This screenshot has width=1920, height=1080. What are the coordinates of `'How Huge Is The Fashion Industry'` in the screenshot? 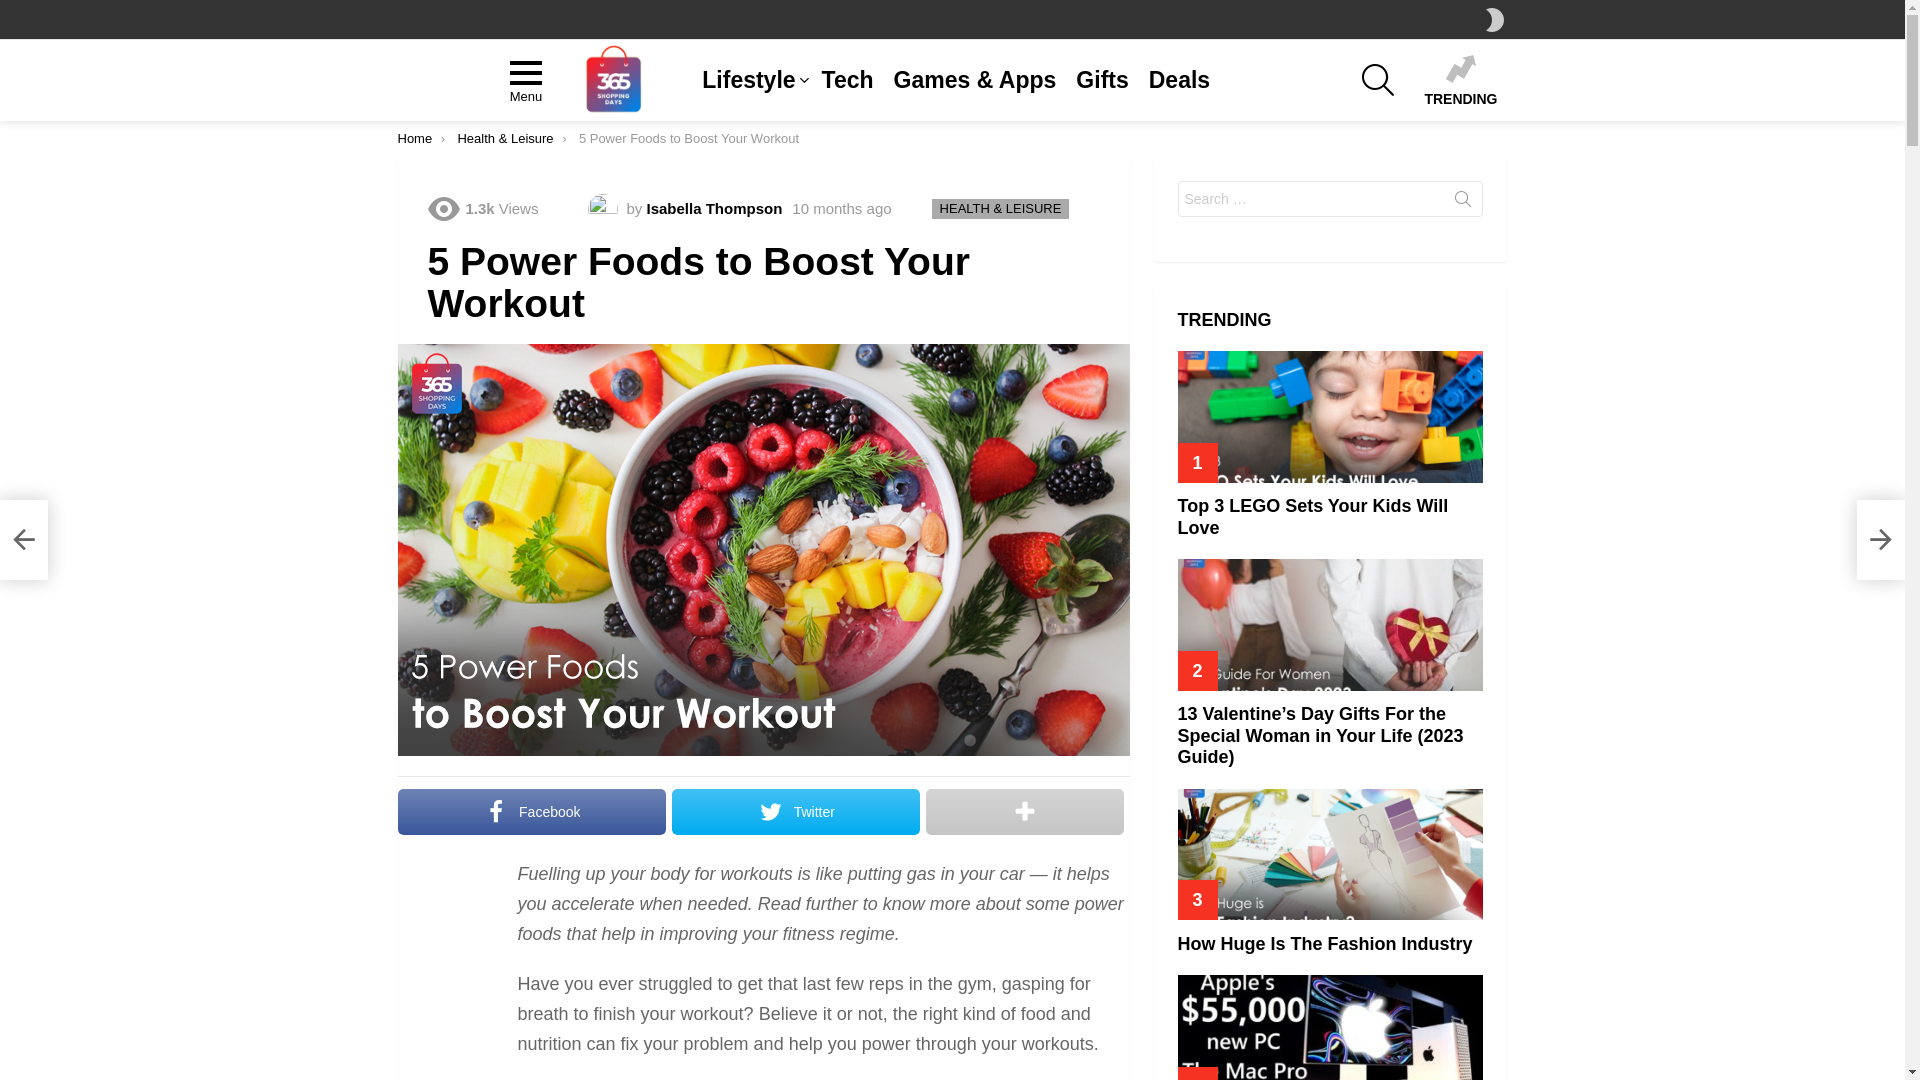 It's located at (1330, 854).